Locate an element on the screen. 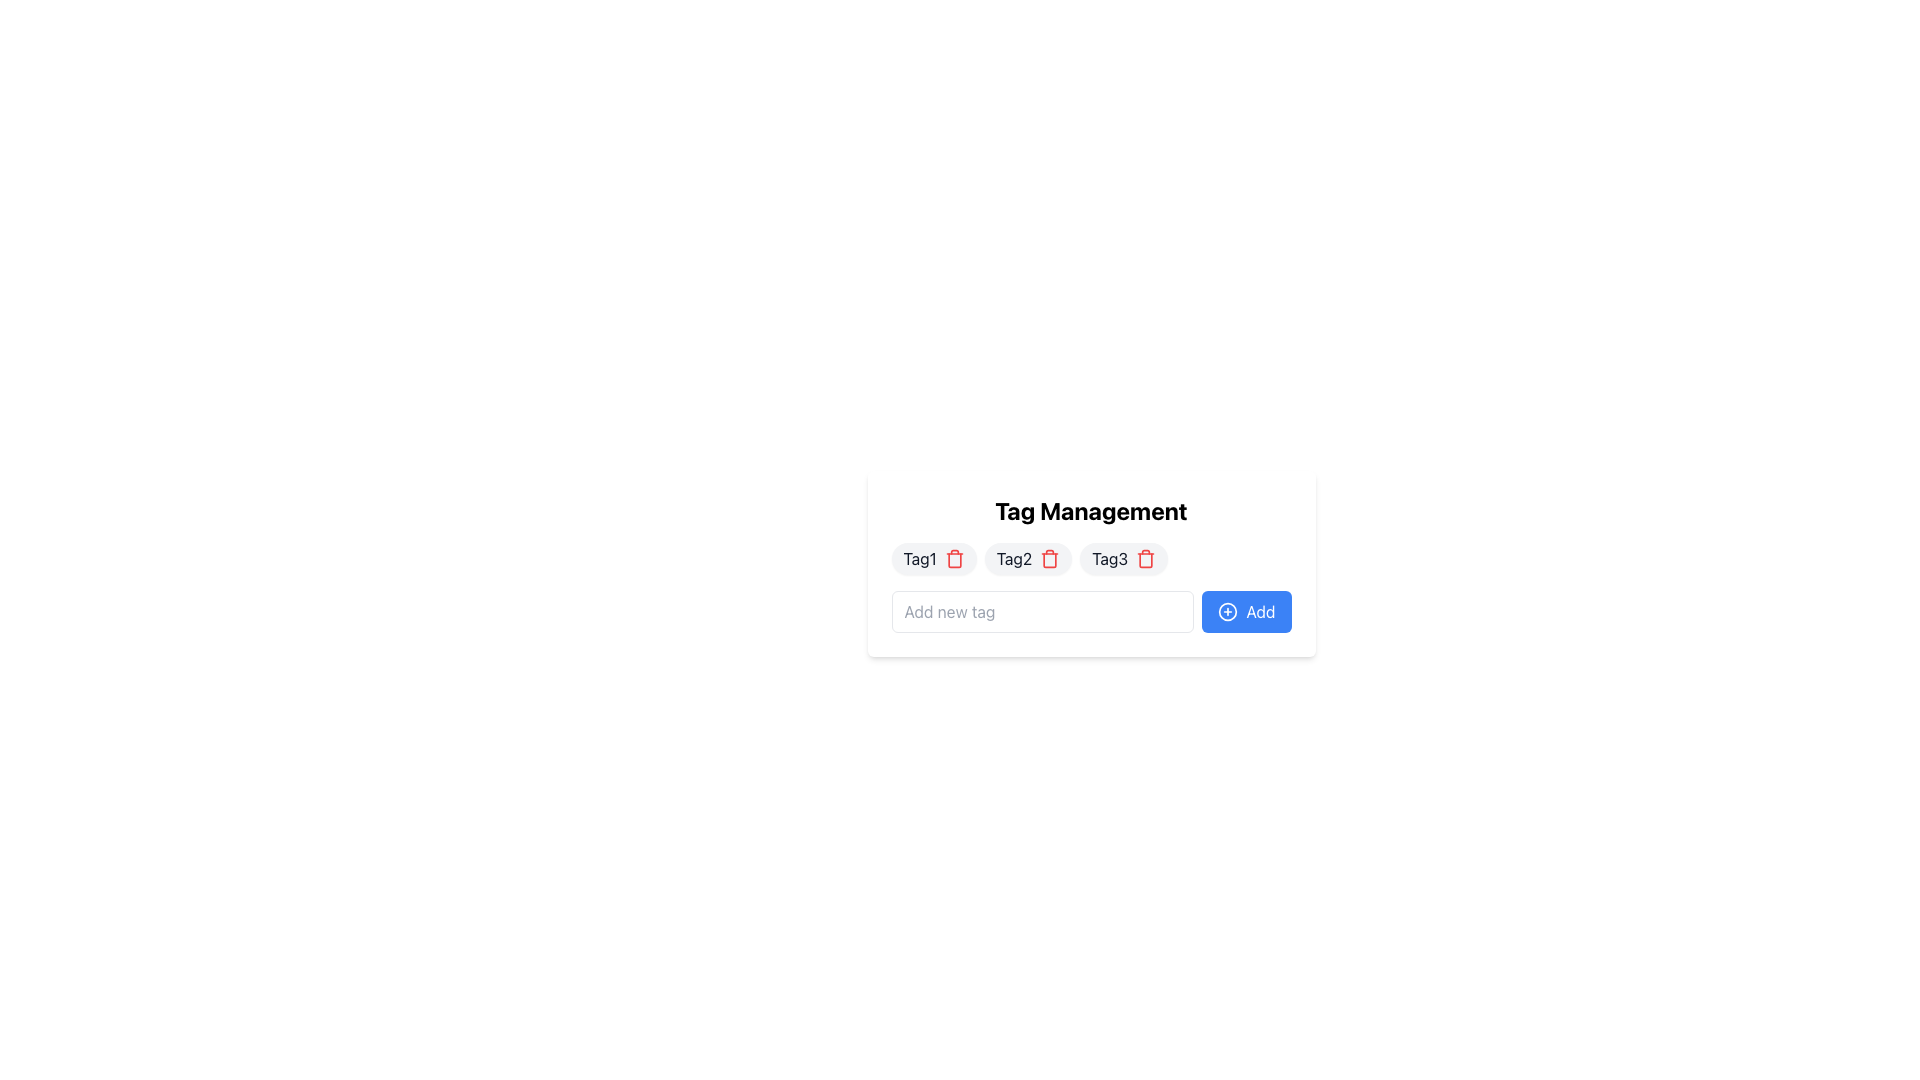  the third tag component labeled 'Tag3' is located at coordinates (1124, 559).